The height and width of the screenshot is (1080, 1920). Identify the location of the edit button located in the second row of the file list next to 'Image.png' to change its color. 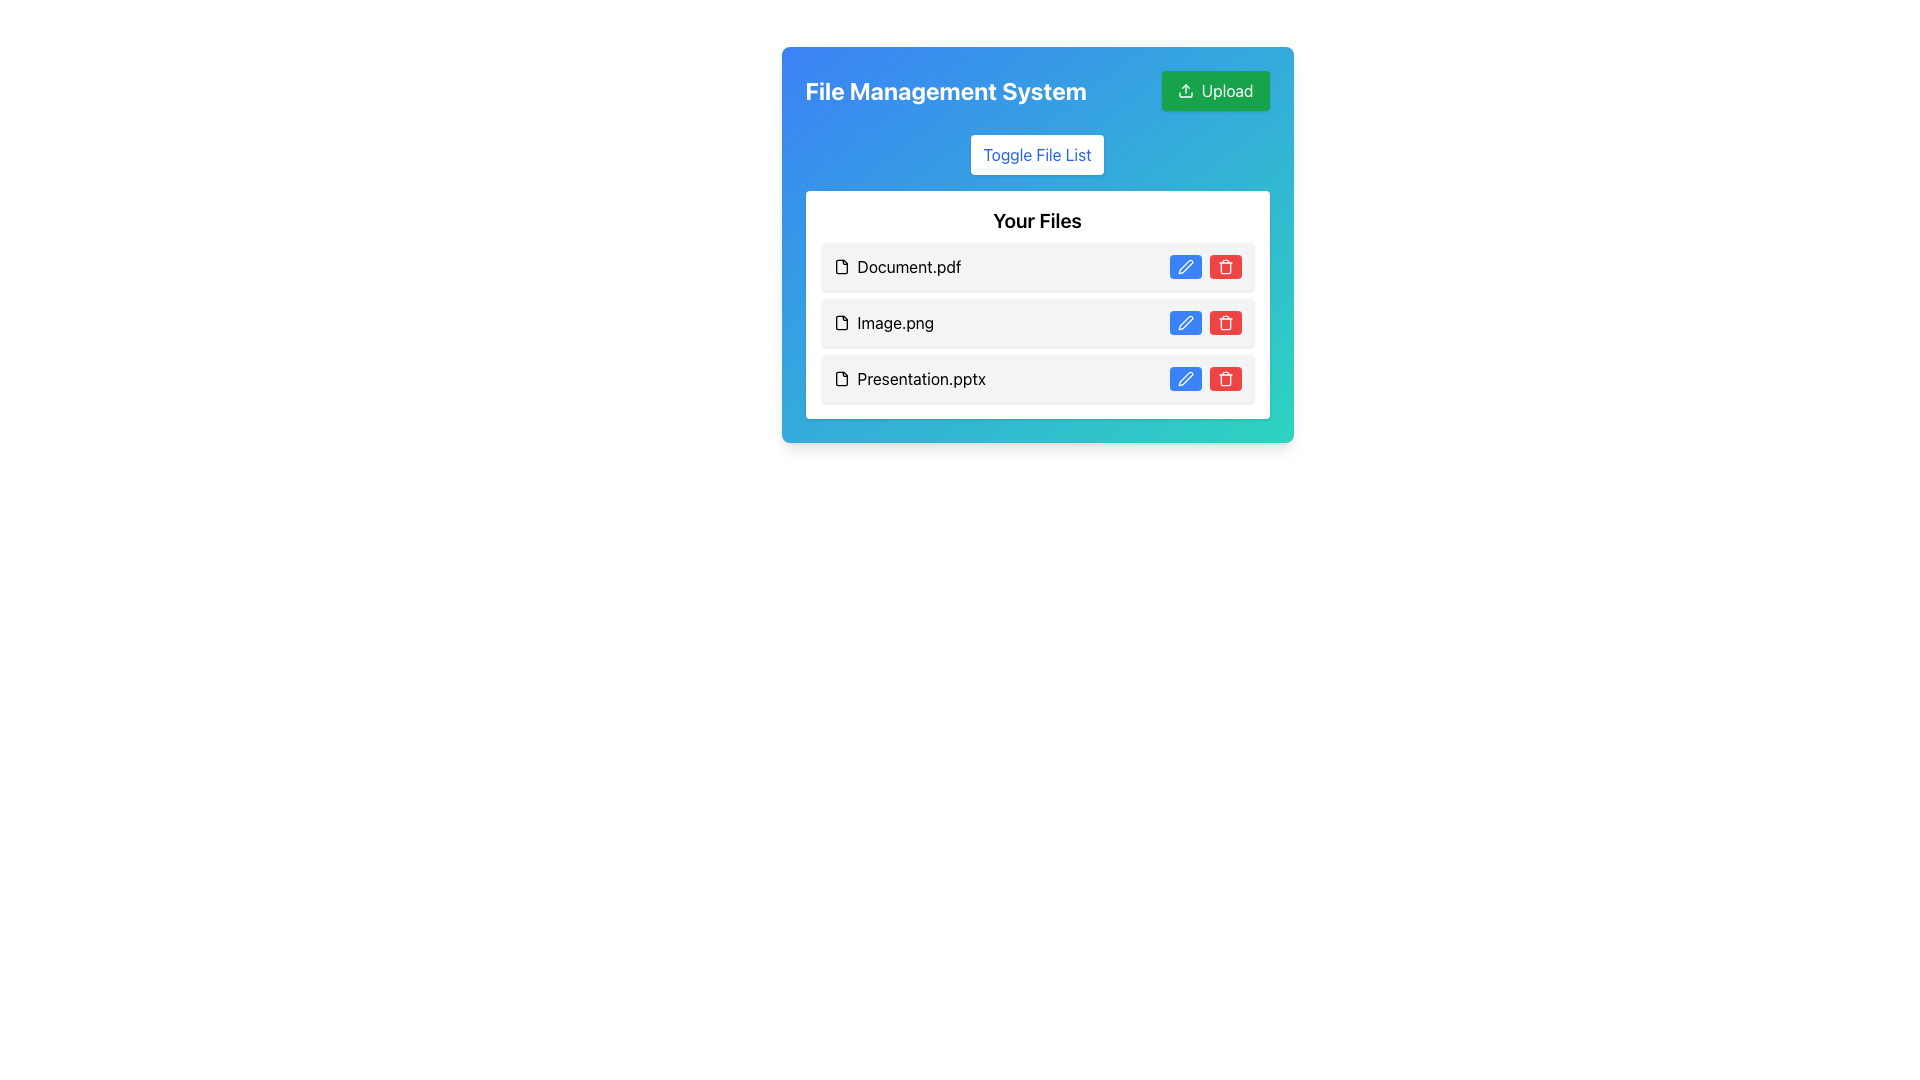
(1185, 322).